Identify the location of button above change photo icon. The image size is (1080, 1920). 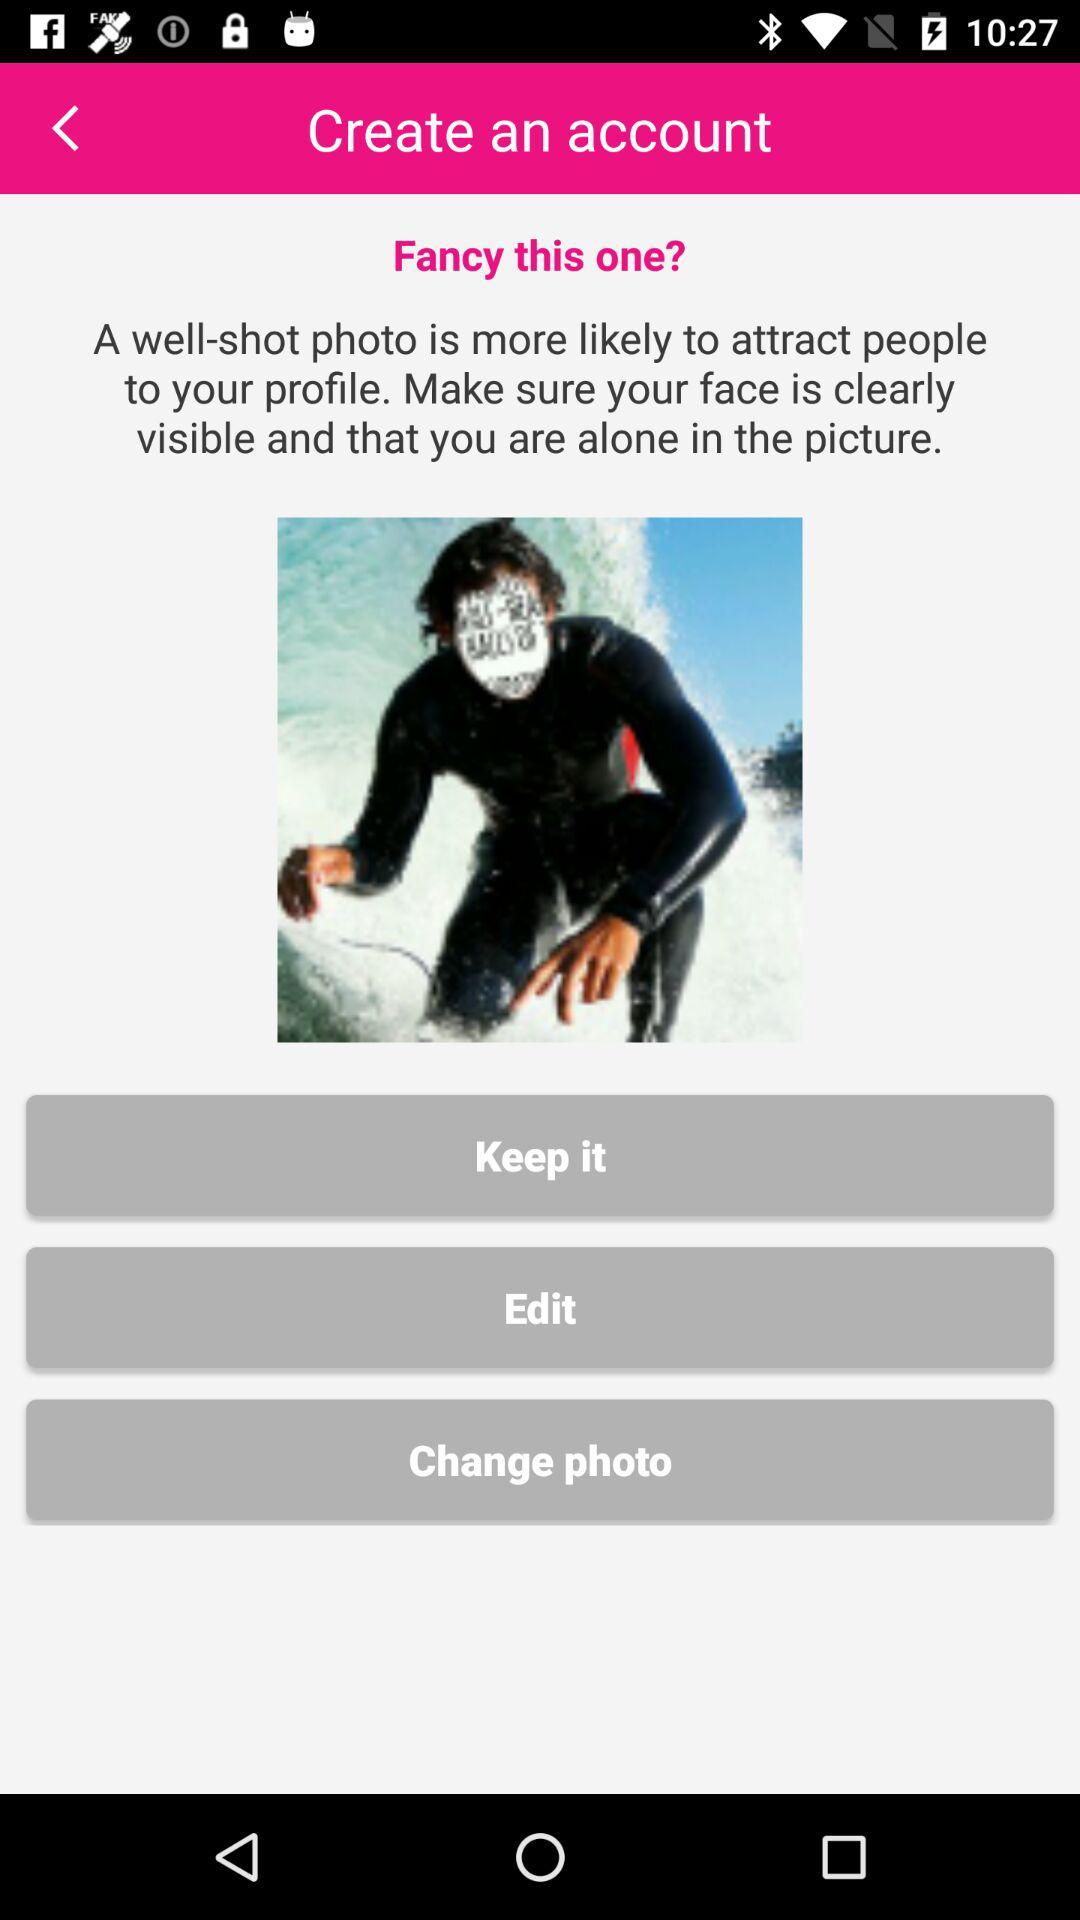
(540, 1307).